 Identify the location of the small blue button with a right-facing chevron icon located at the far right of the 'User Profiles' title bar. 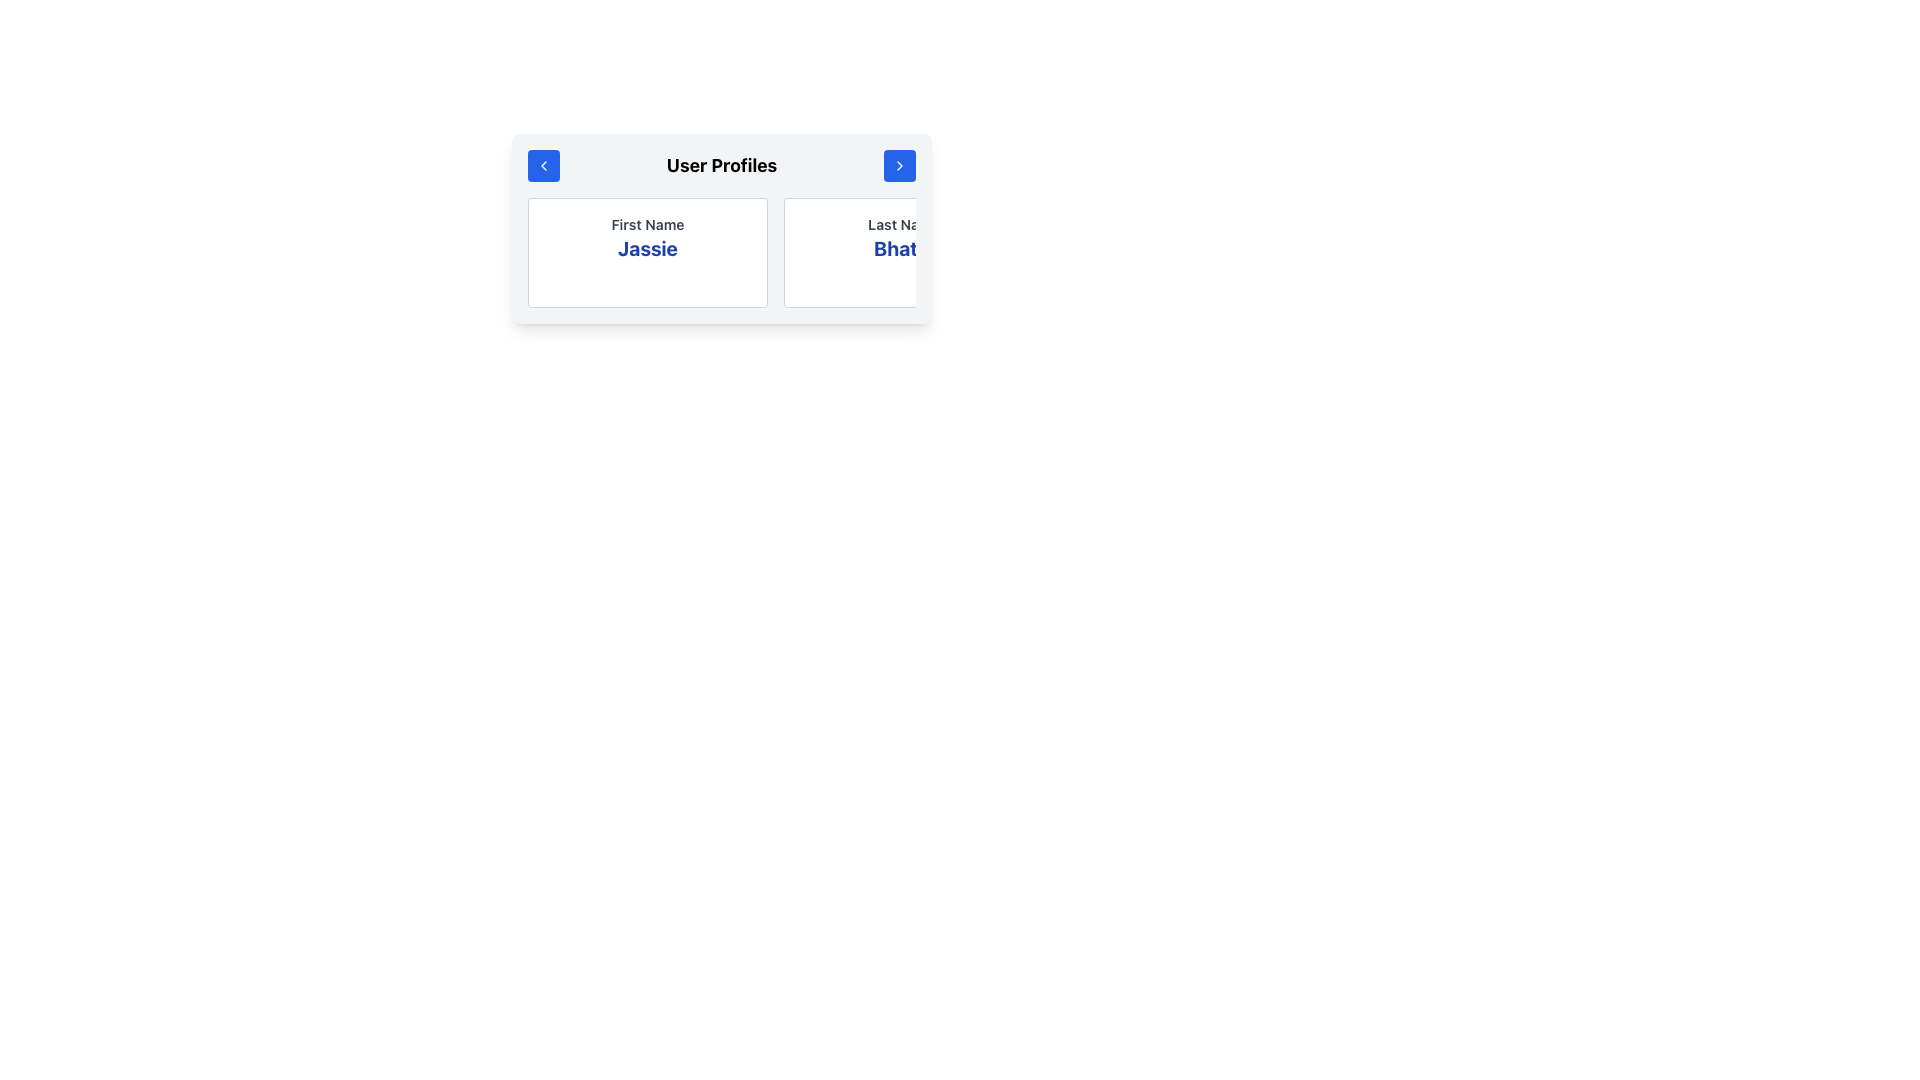
(898, 164).